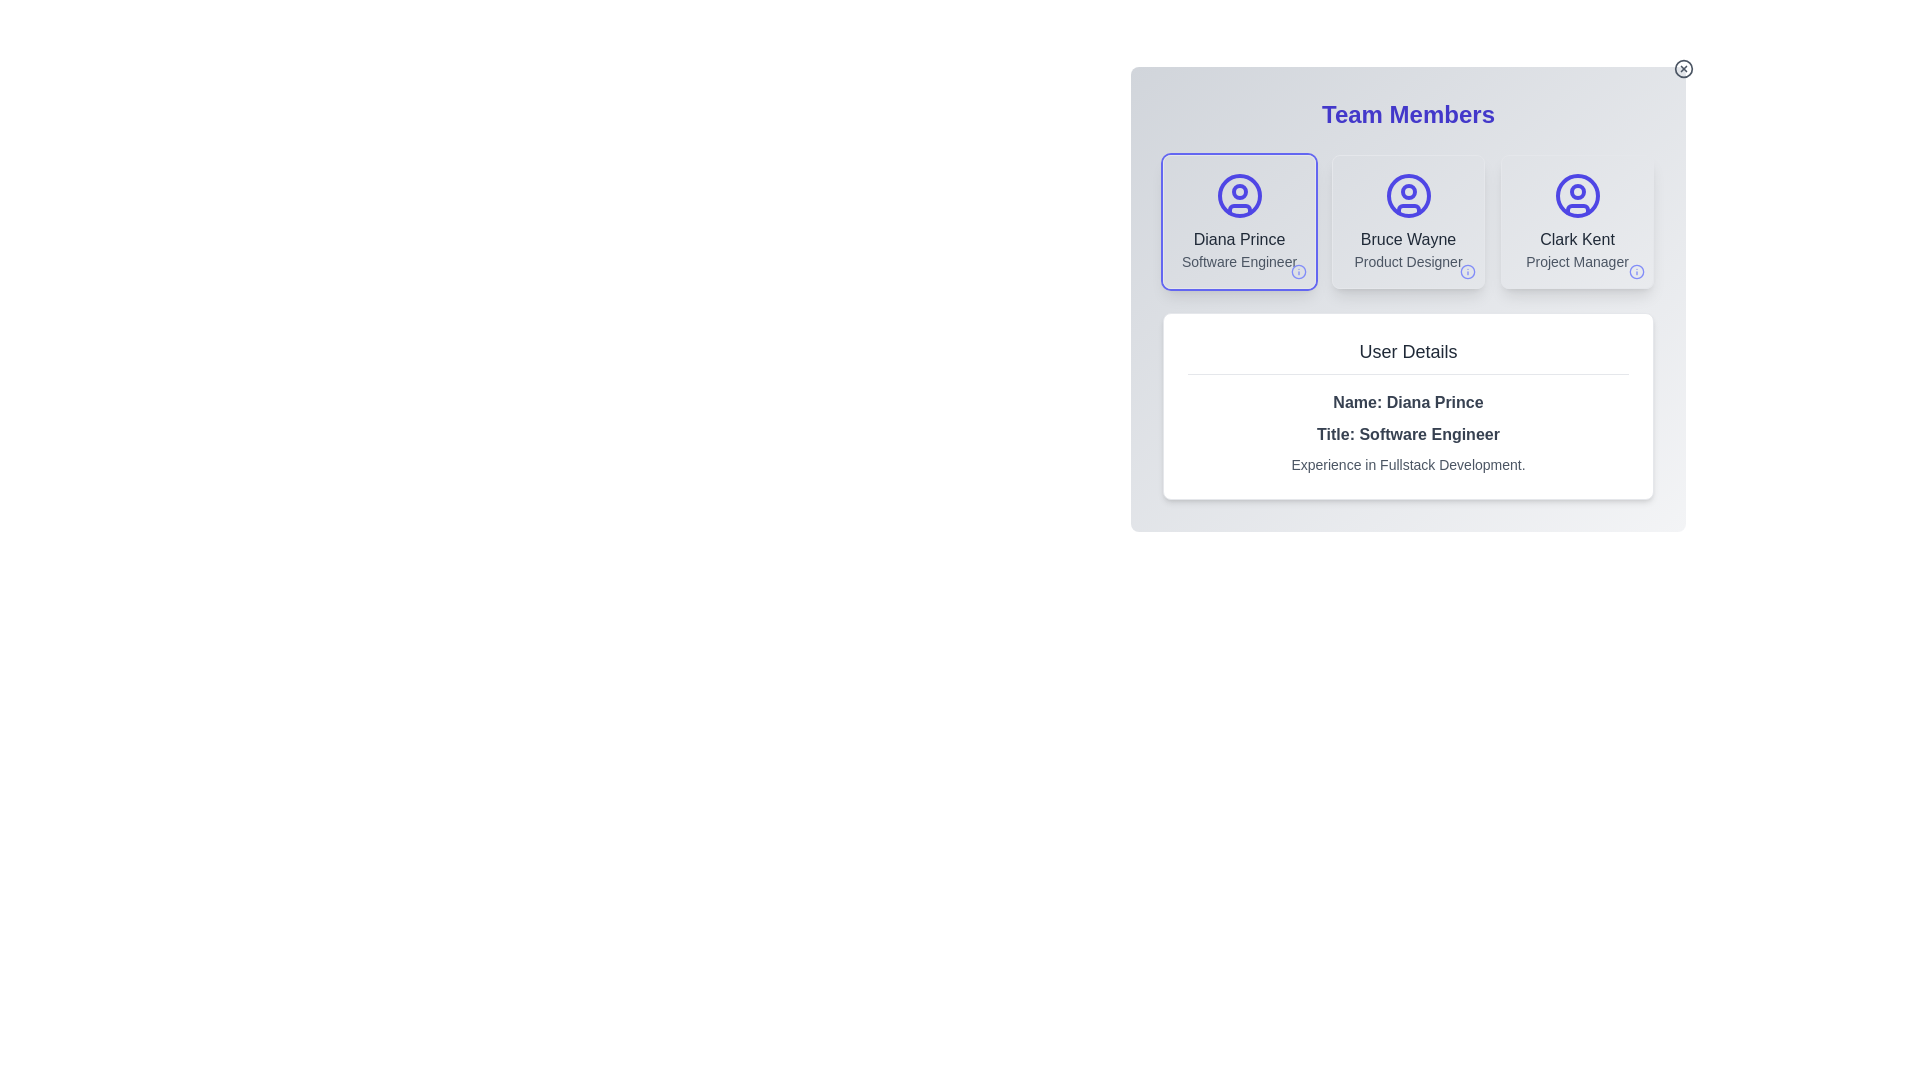  What do you see at coordinates (1576, 238) in the screenshot?
I see `text content of the text label identifying the individual in the third card from the left in the 'Team Members' section, located above the 'Project Manager' text element` at bounding box center [1576, 238].